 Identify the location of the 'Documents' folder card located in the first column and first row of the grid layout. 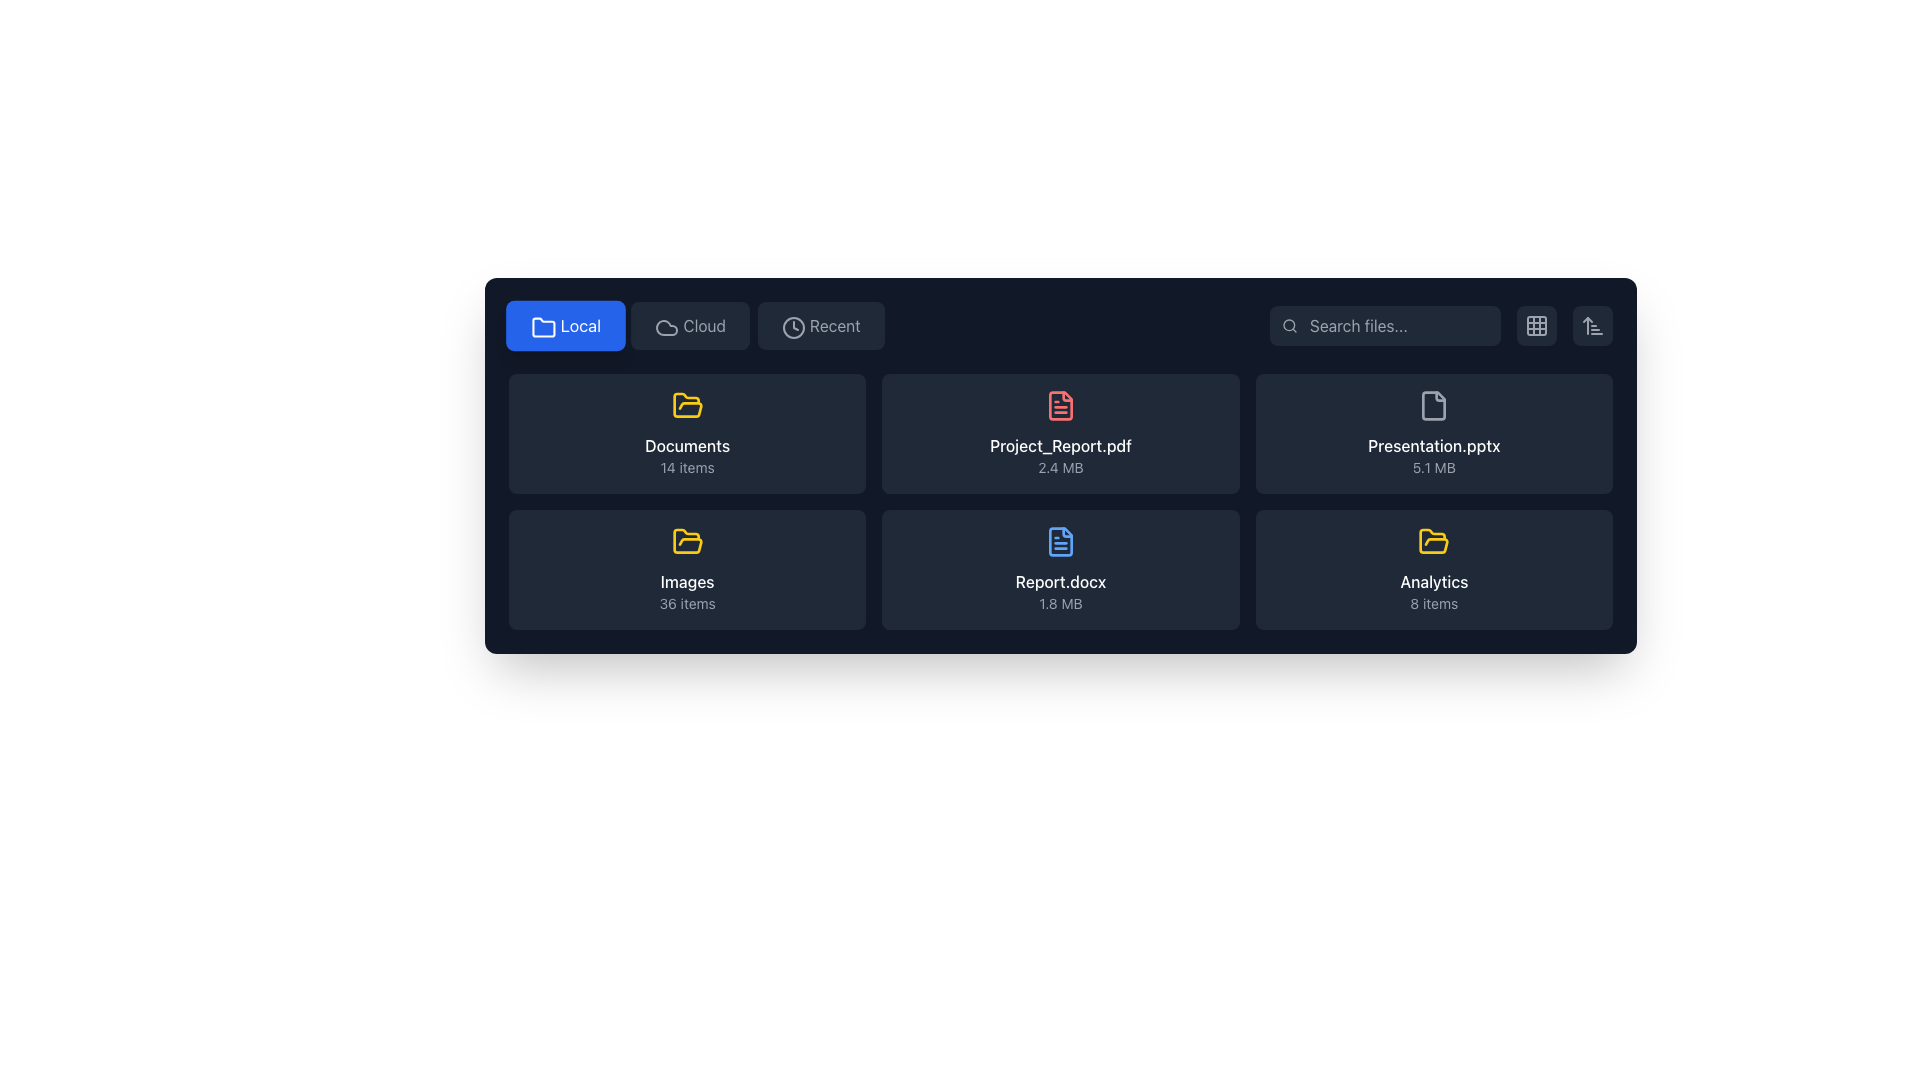
(687, 433).